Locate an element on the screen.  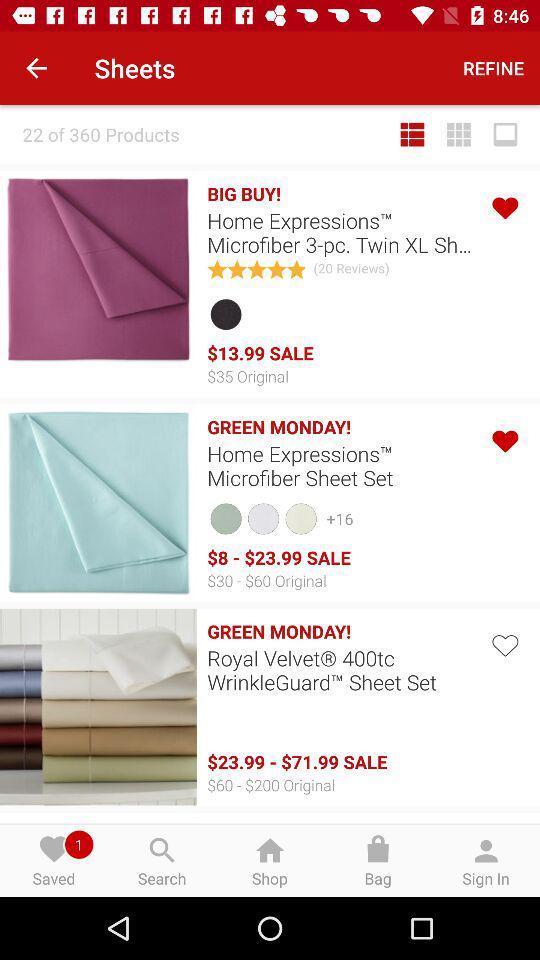
love button is located at coordinates (503, 642).